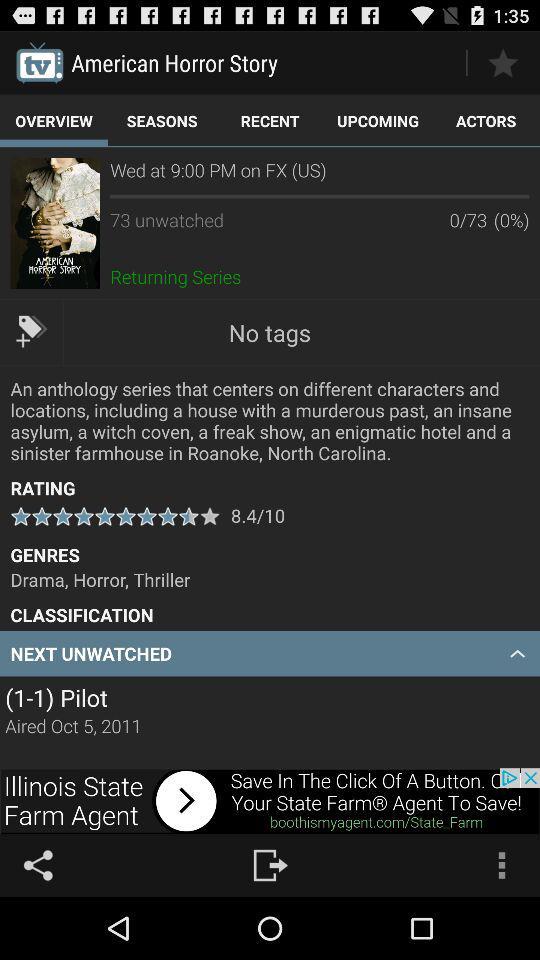 This screenshot has width=540, height=960. What do you see at coordinates (502, 62) in the screenshot?
I see `highlight` at bounding box center [502, 62].